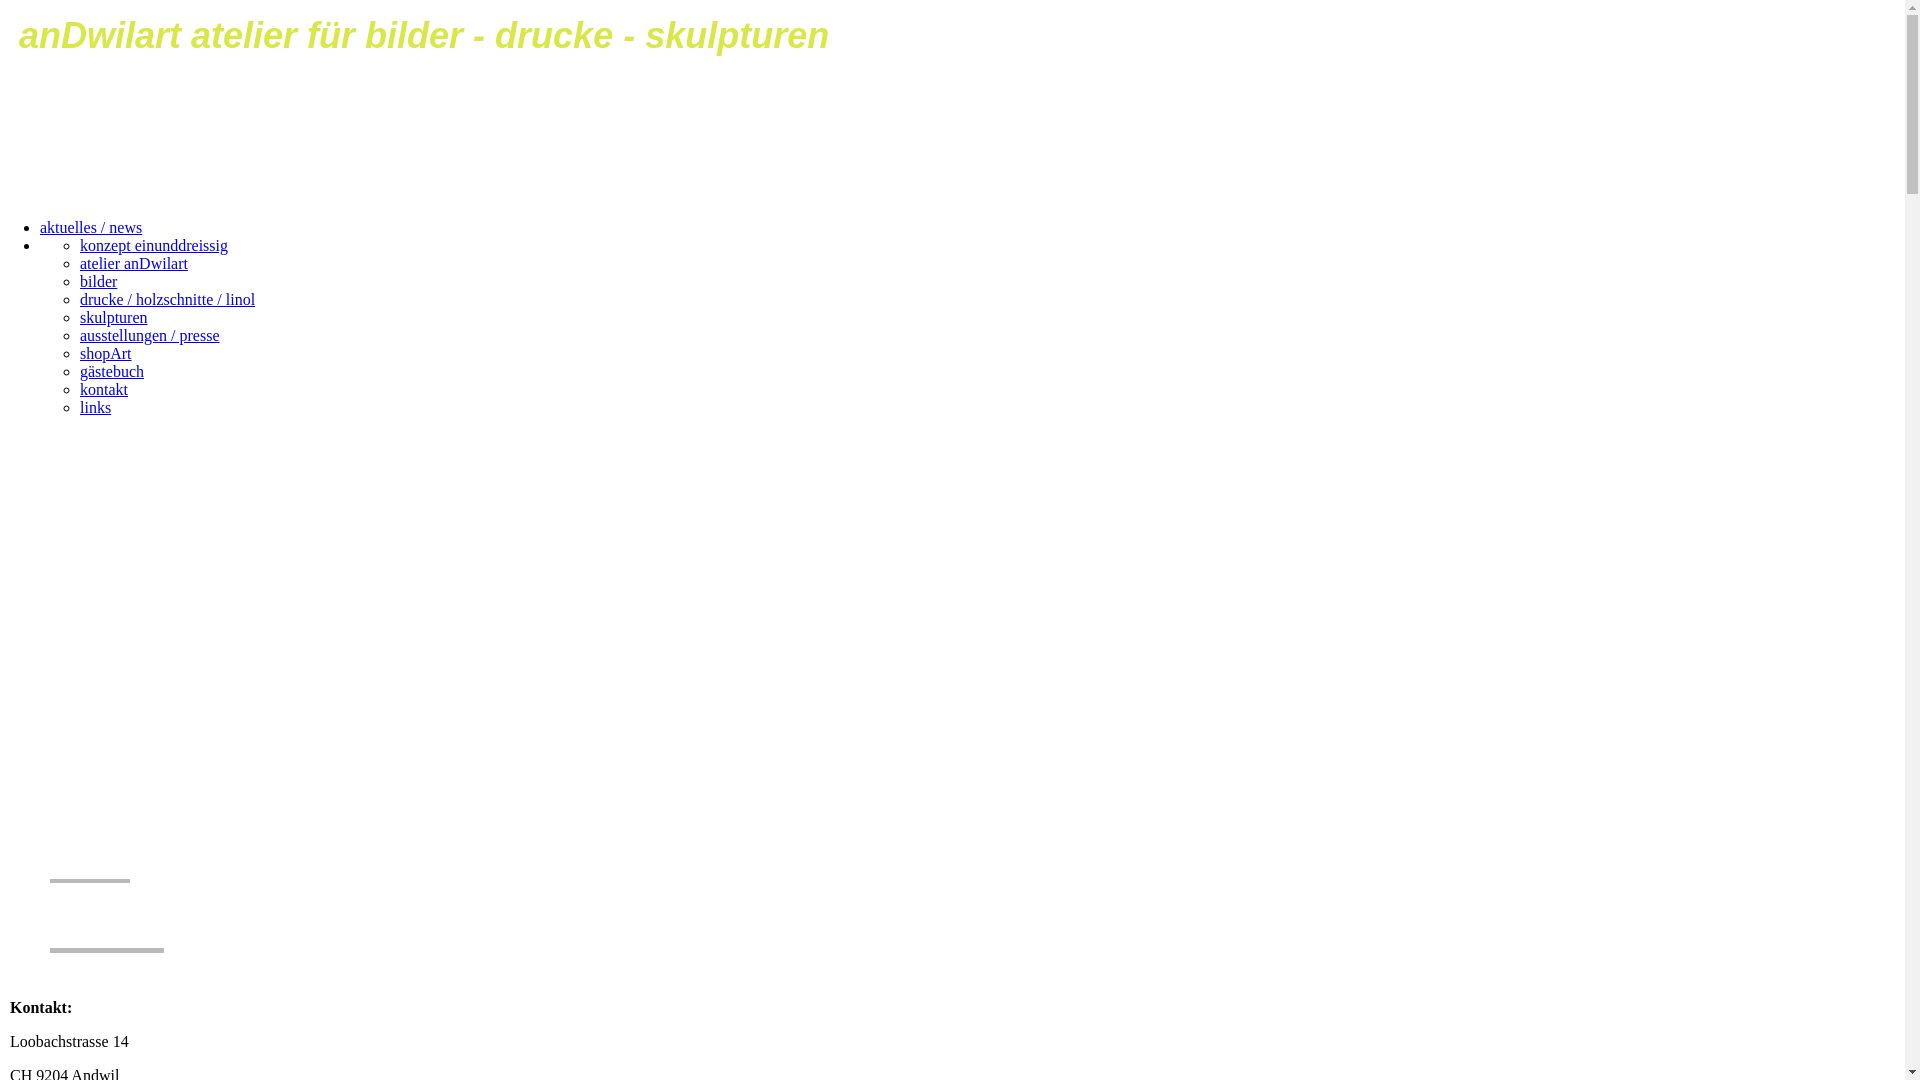 This screenshot has width=1920, height=1080. I want to click on 'bilder', so click(97, 281).